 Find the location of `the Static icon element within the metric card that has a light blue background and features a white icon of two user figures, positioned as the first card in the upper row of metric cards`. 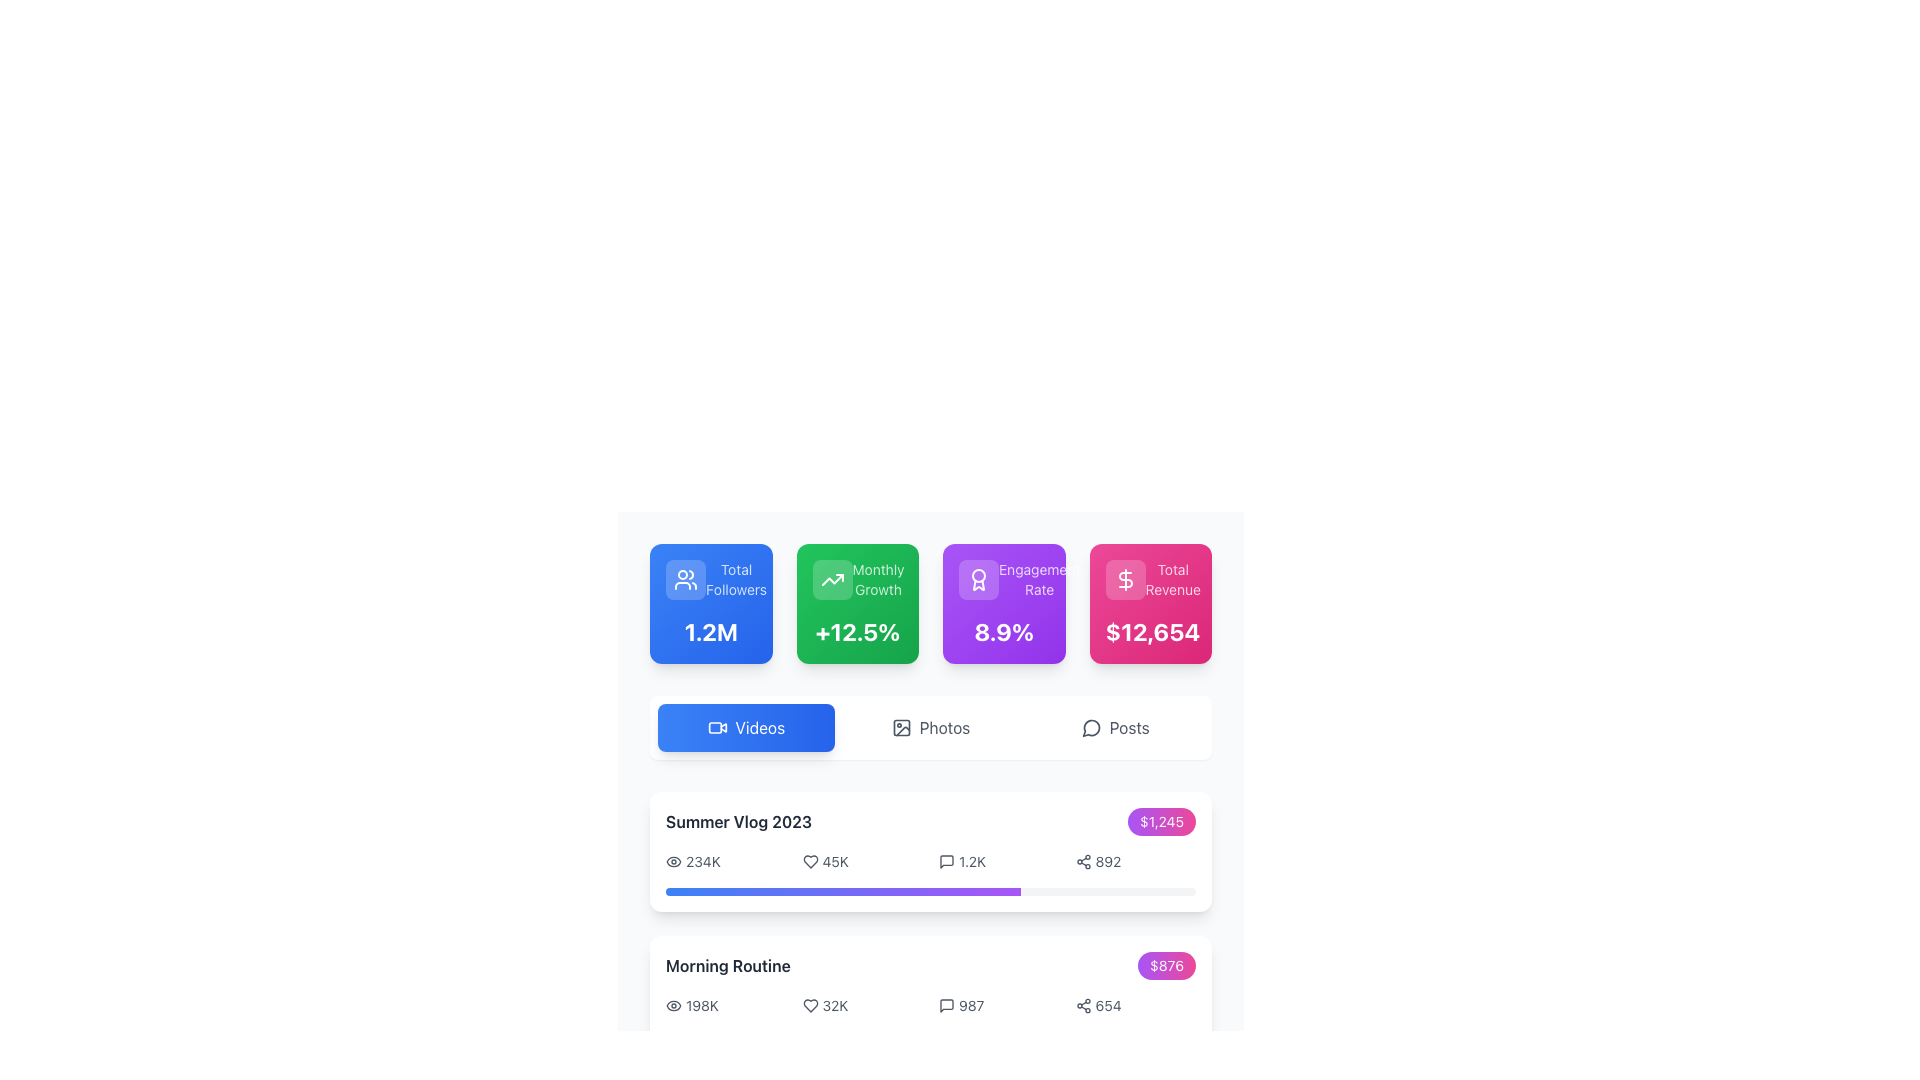

the Static icon element within the metric card that has a light blue background and features a white icon of two user figures, positioned as the first card in the upper row of metric cards is located at coordinates (686, 579).